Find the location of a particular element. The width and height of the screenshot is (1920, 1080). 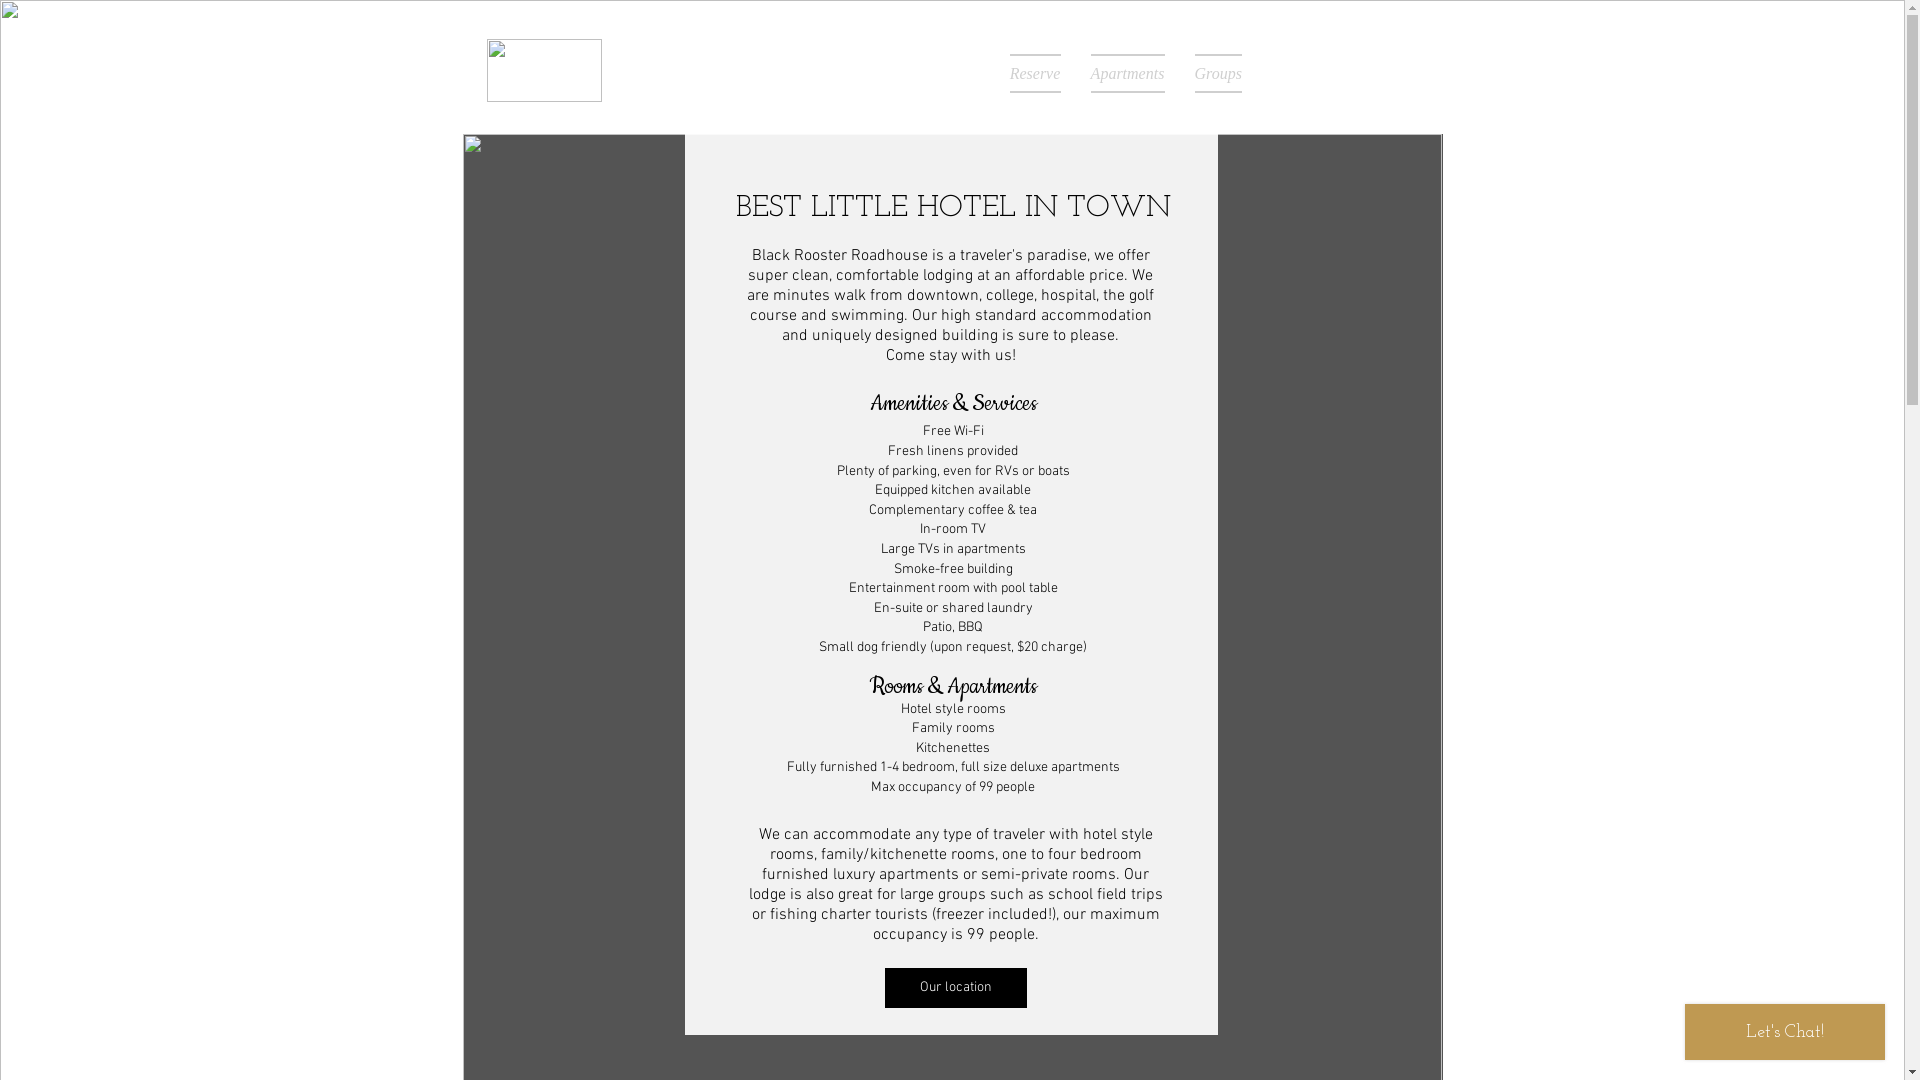

'Apartments' is located at coordinates (1074, 72).